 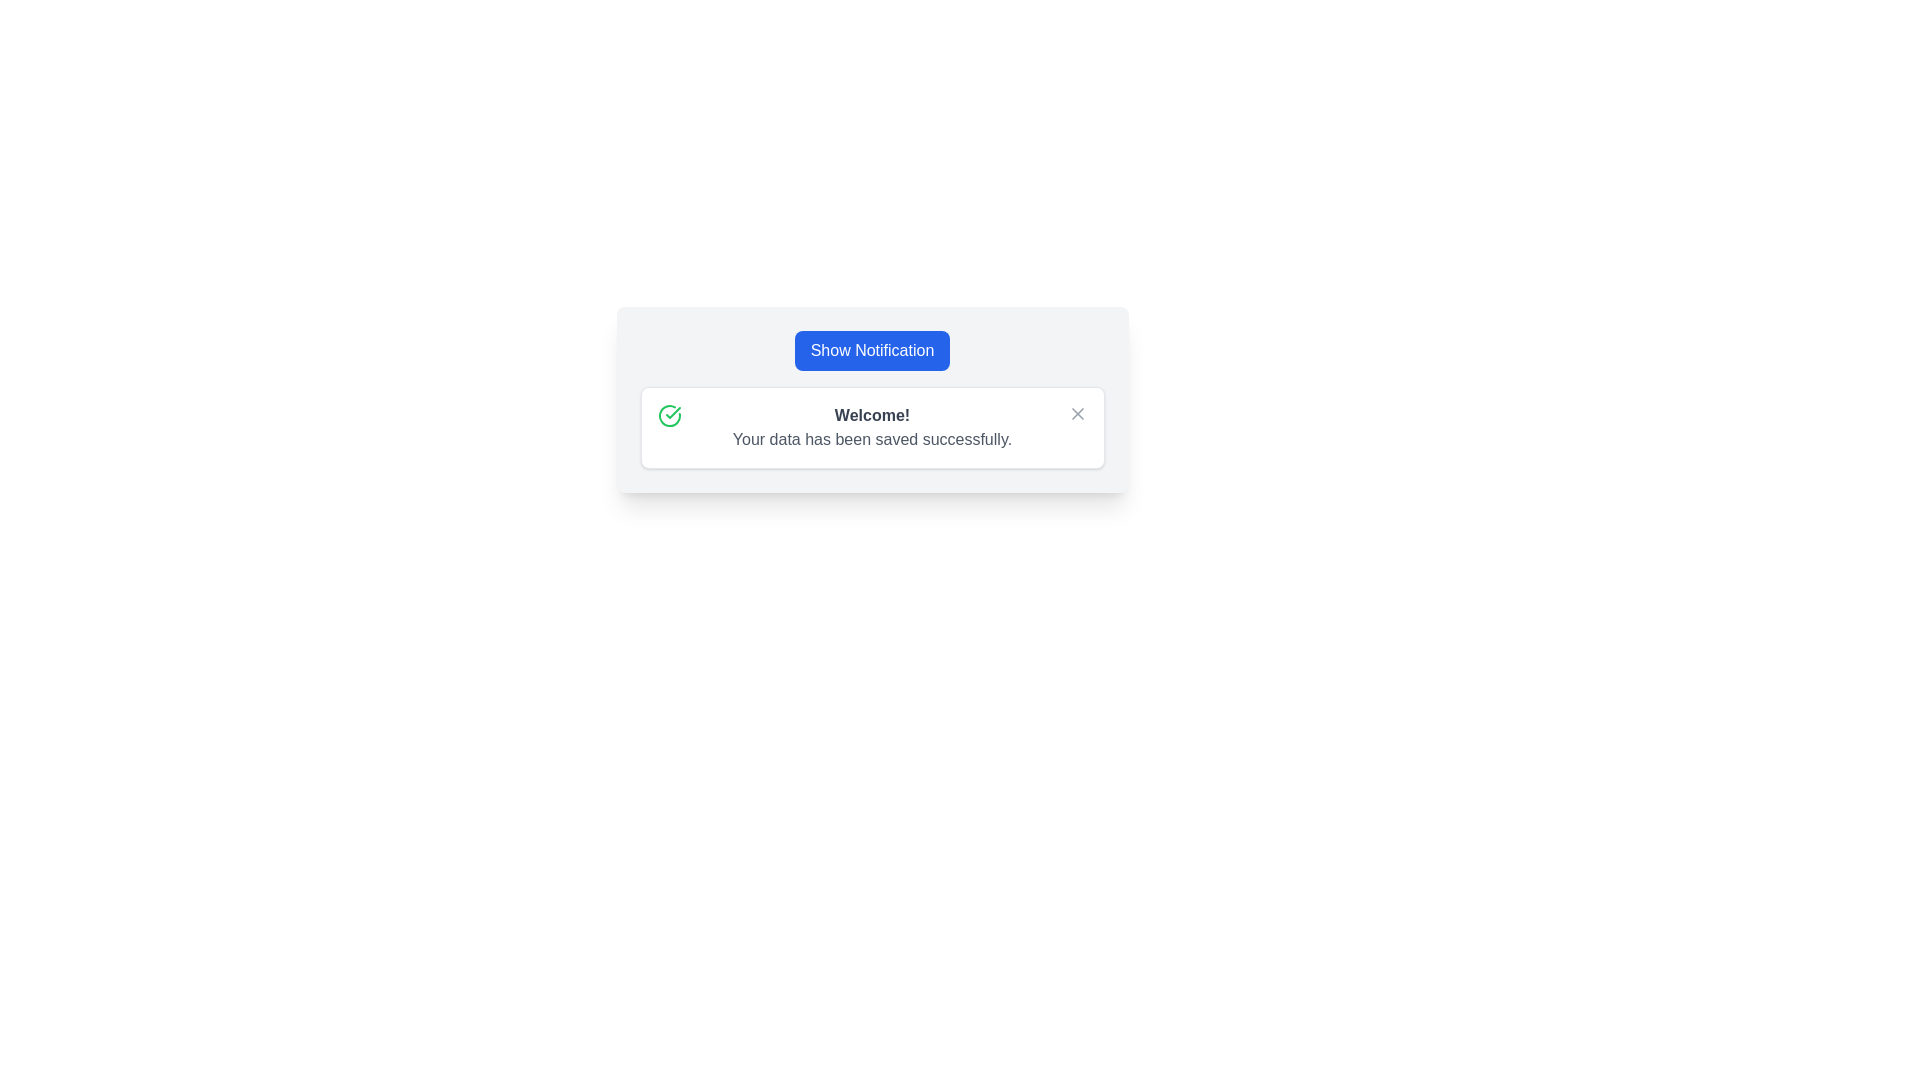 I want to click on the success indicator icon located to the left of the 'Welcome!' text in the notification panel, indicating successful data save, so click(x=669, y=415).